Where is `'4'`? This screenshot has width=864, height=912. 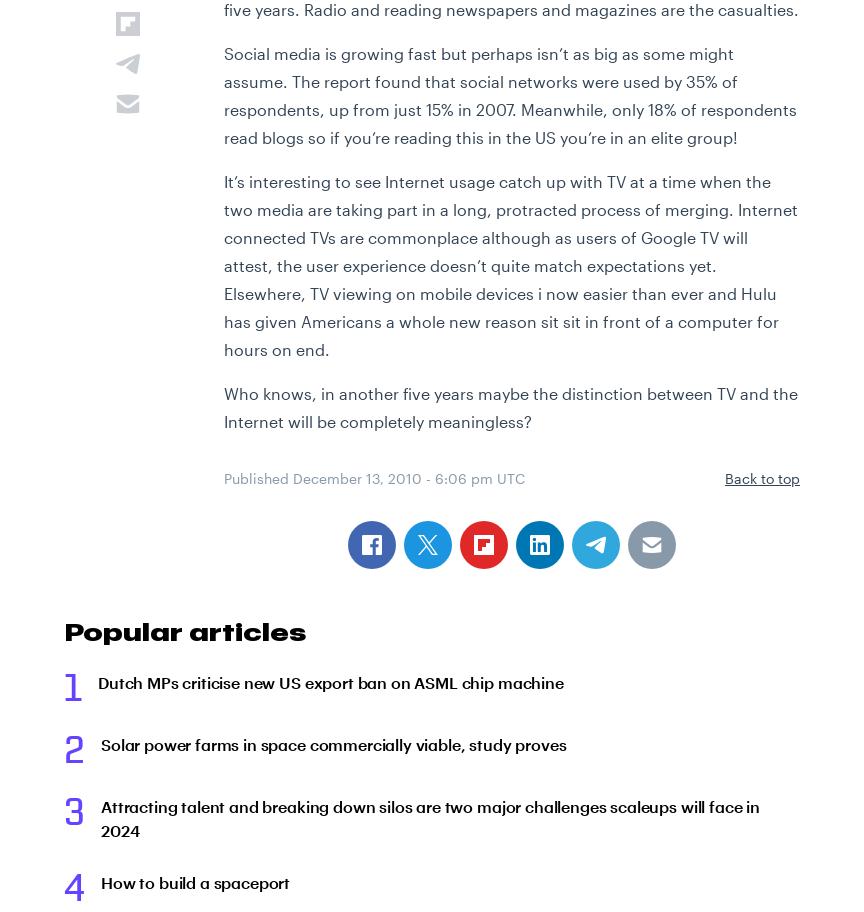 '4' is located at coordinates (74, 889).